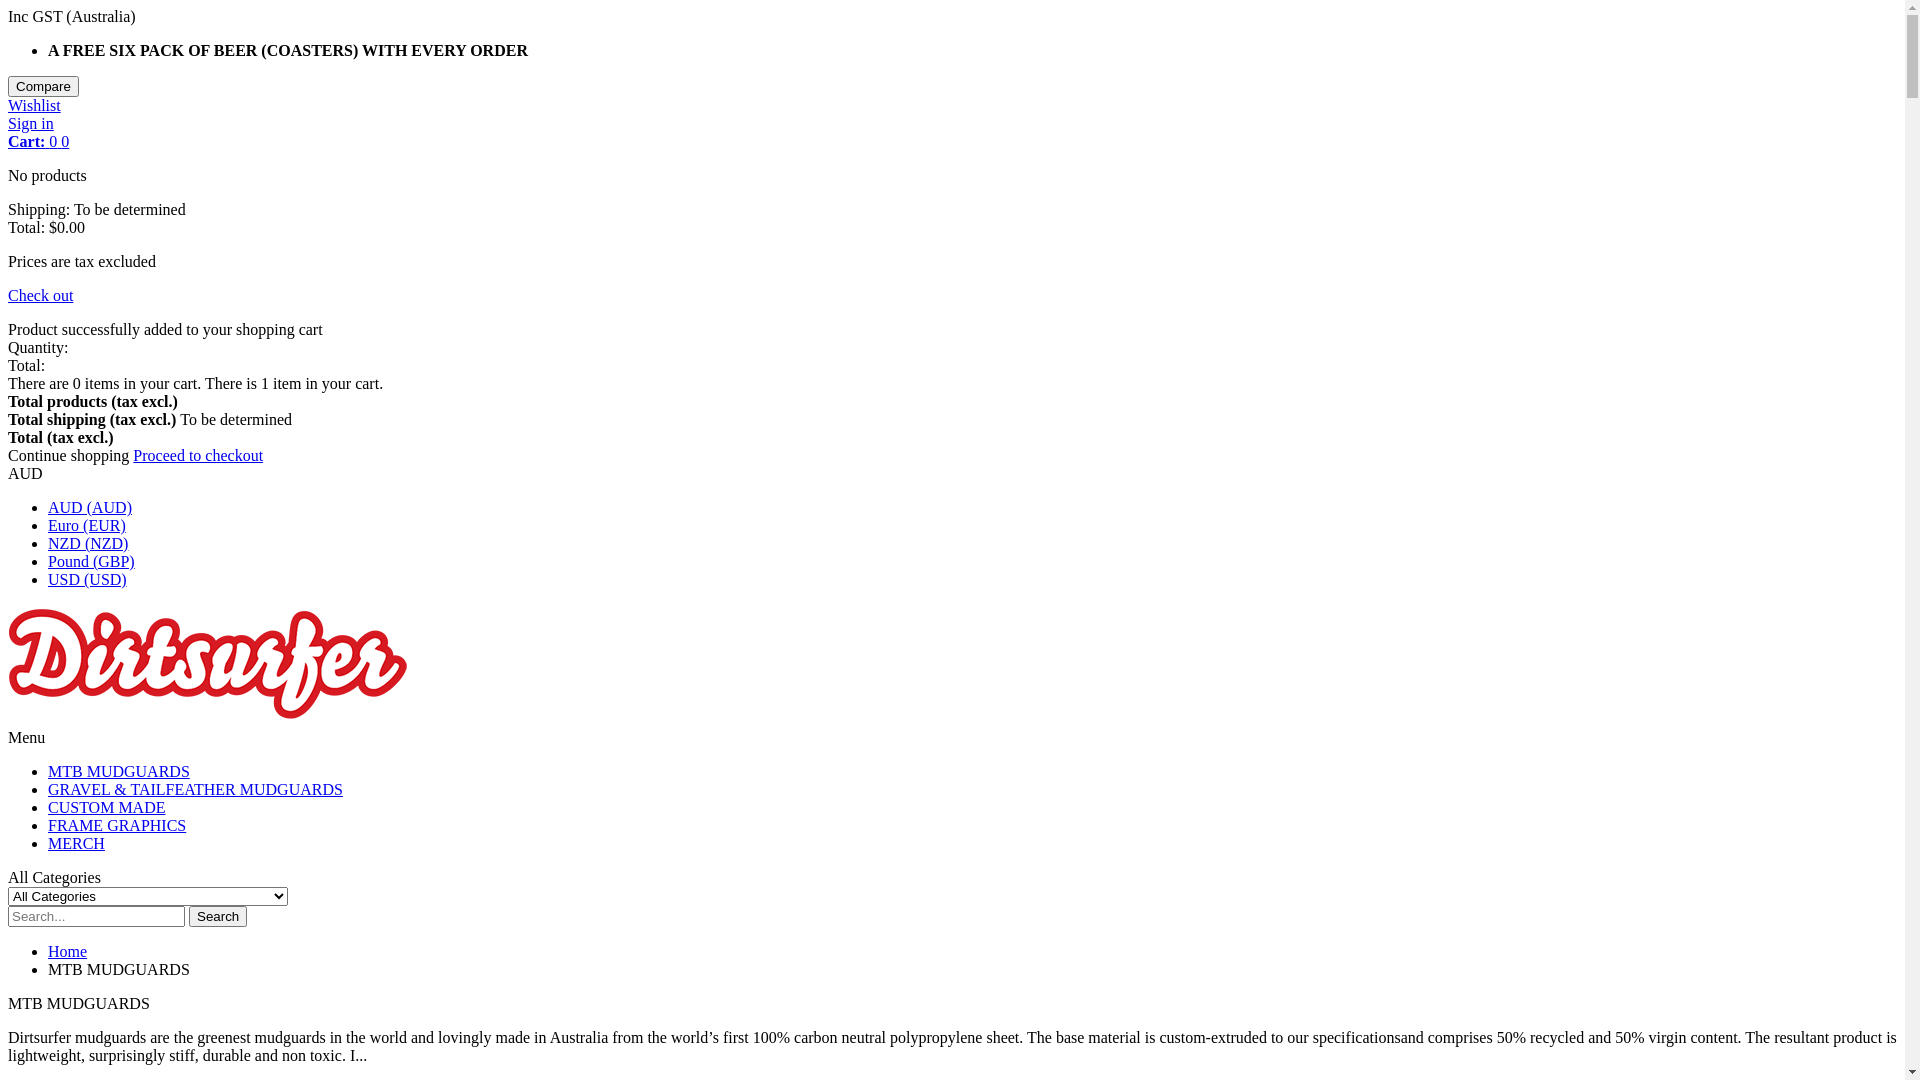  I want to click on 'Pound (GBP)', so click(90, 561).